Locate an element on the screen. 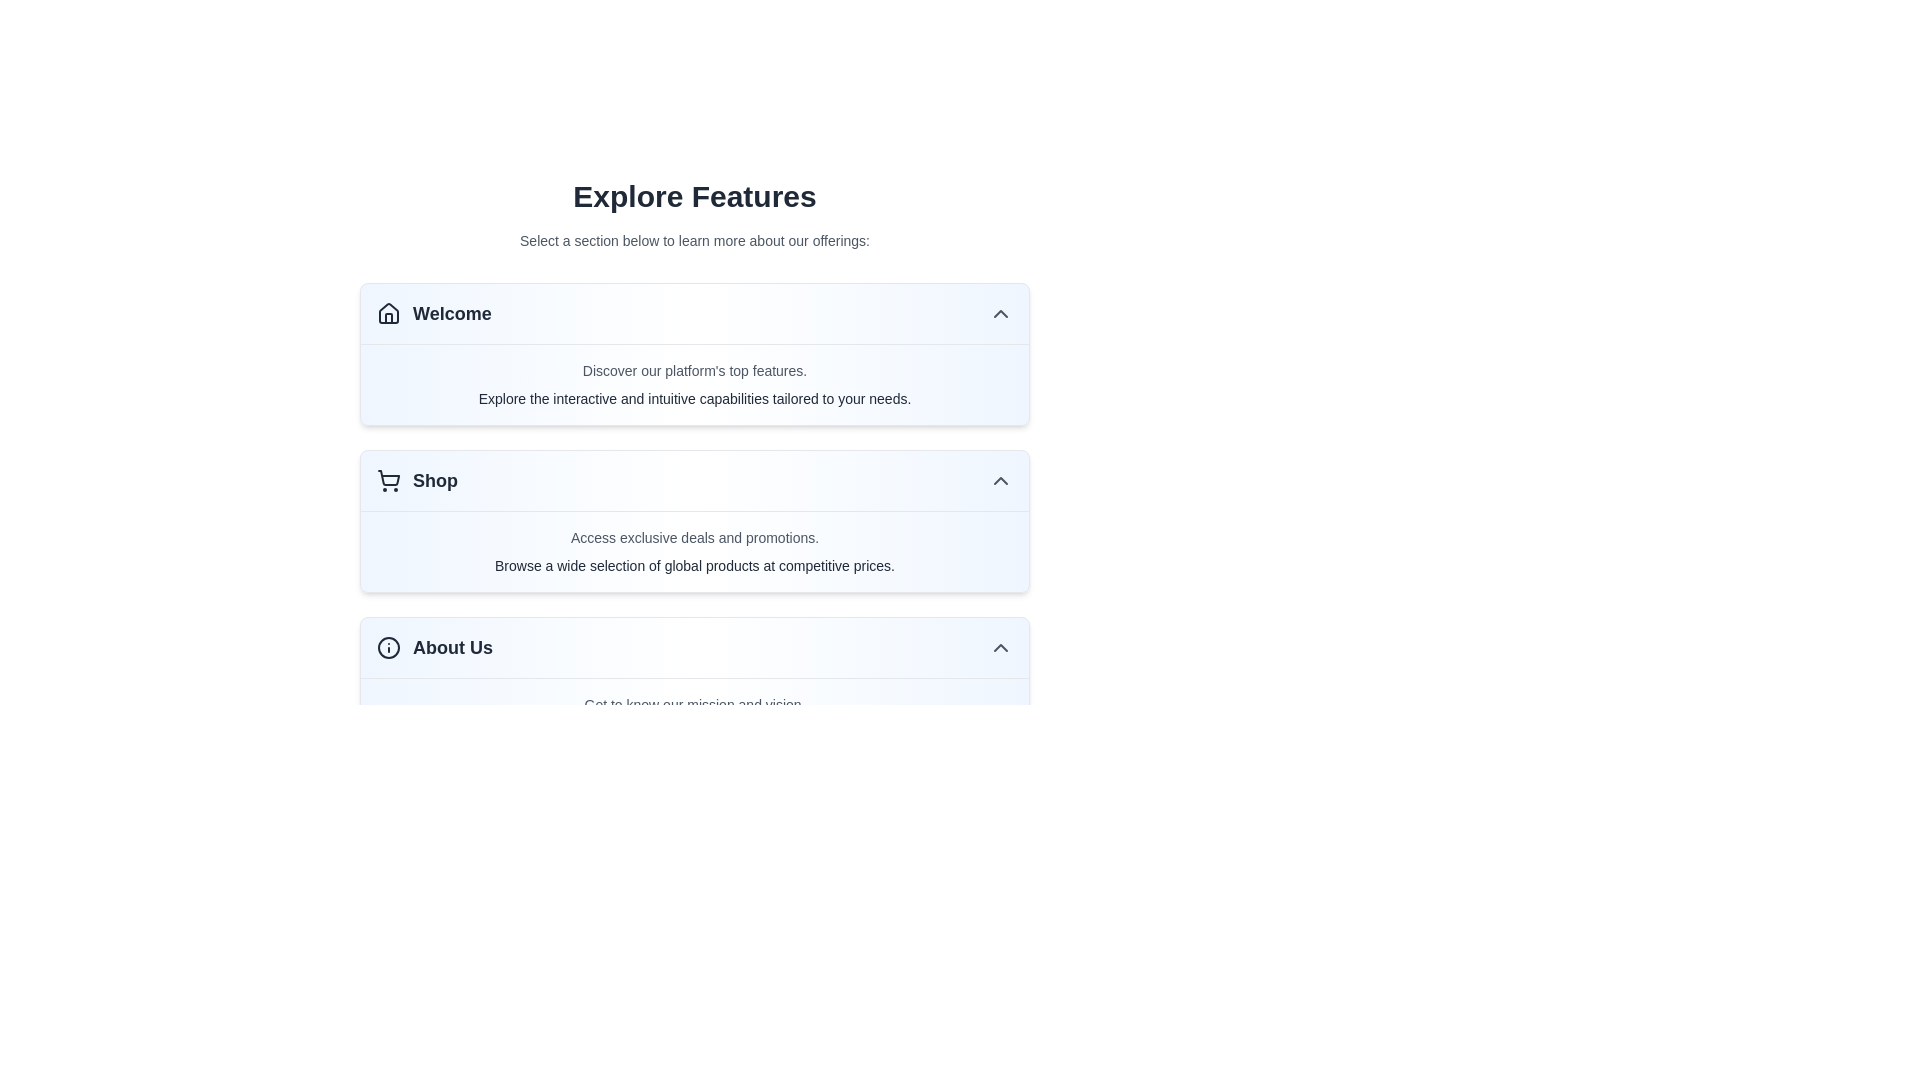 Image resolution: width=1920 pixels, height=1080 pixels. the Text component located below the title 'Welcome' in the 'Explore Features' section to potentially see additional styling effects is located at coordinates (695, 385).